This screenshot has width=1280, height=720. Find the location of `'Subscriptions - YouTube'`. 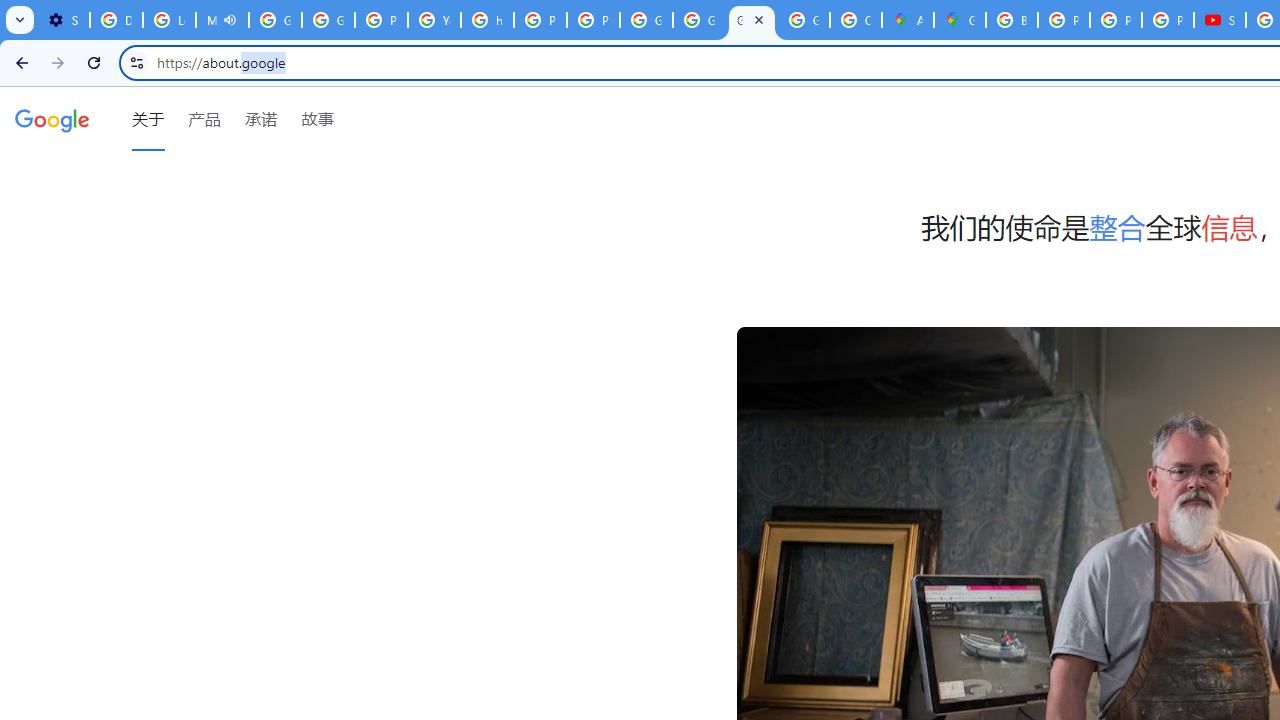

'Subscriptions - YouTube' is located at coordinates (1218, 20).